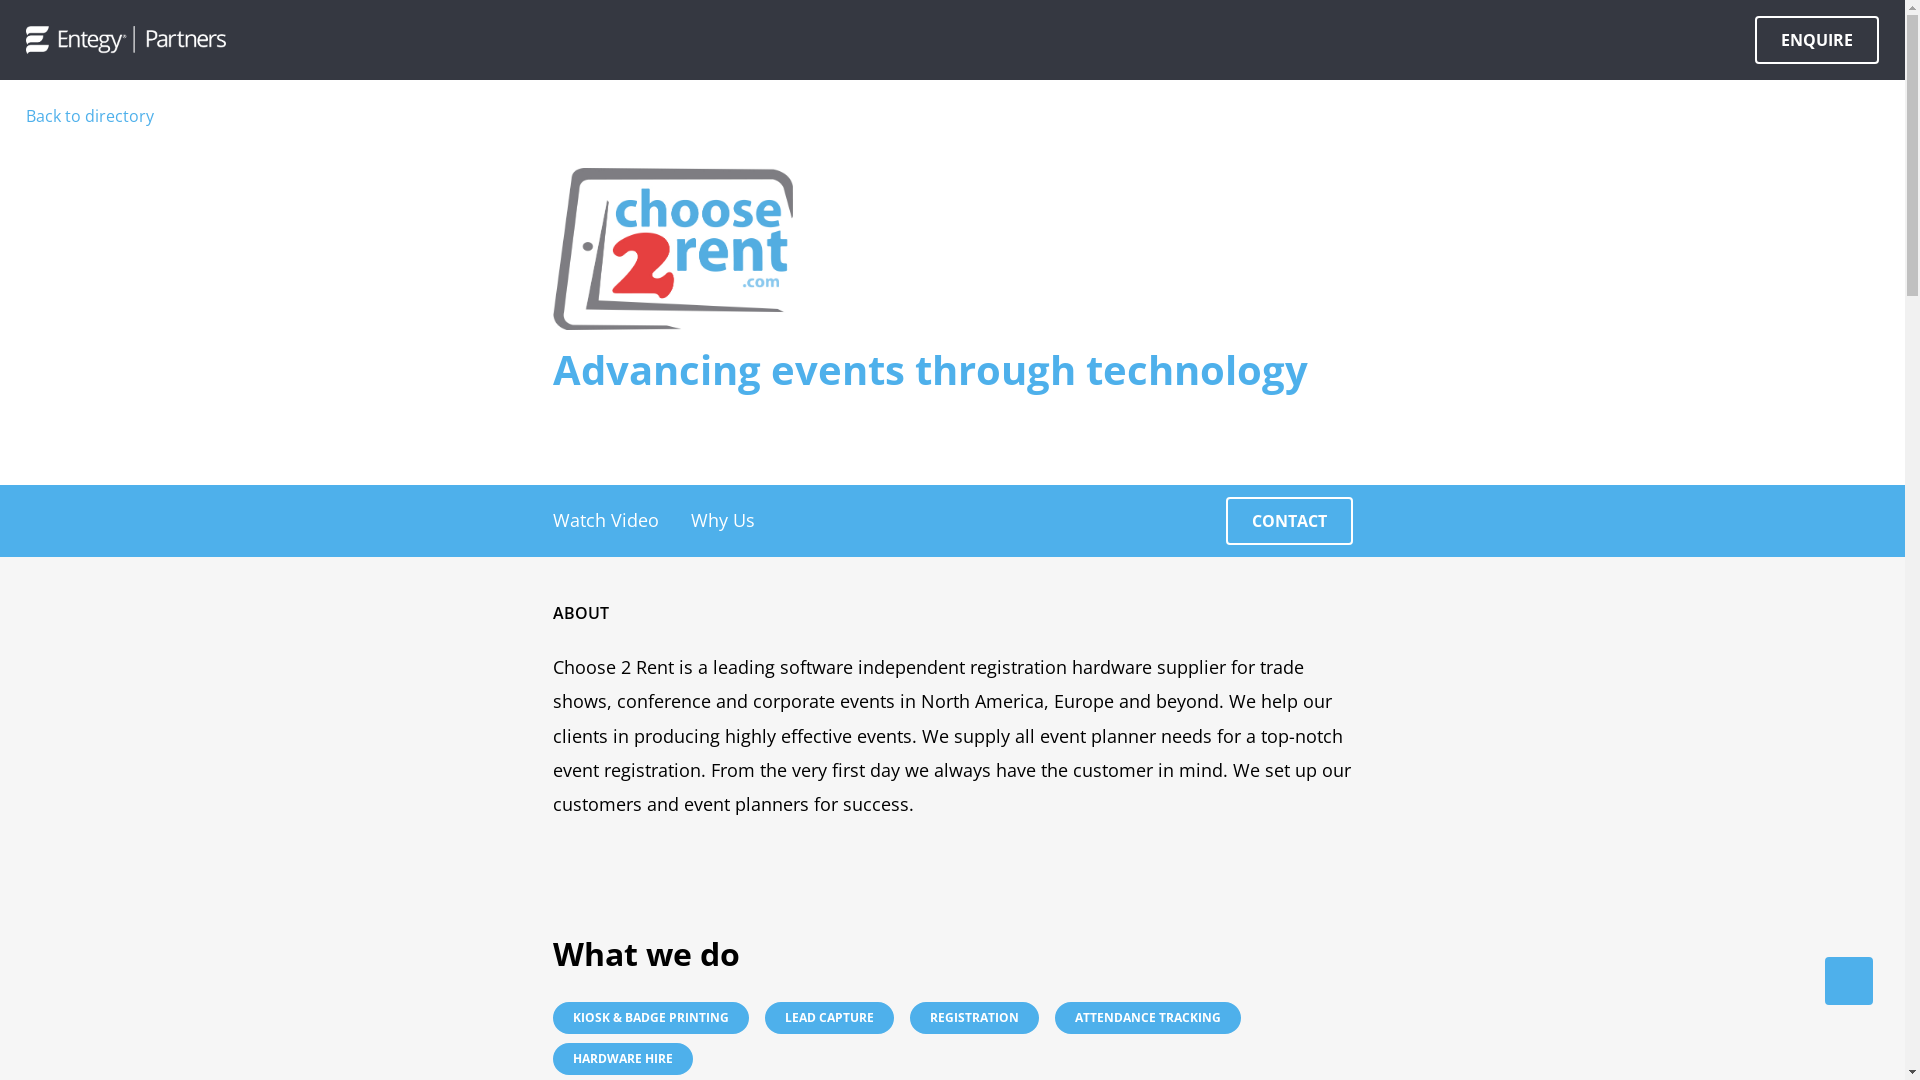 The width and height of the screenshot is (1920, 1080). I want to click on 'Partner Directory logo', so click(124, 39).